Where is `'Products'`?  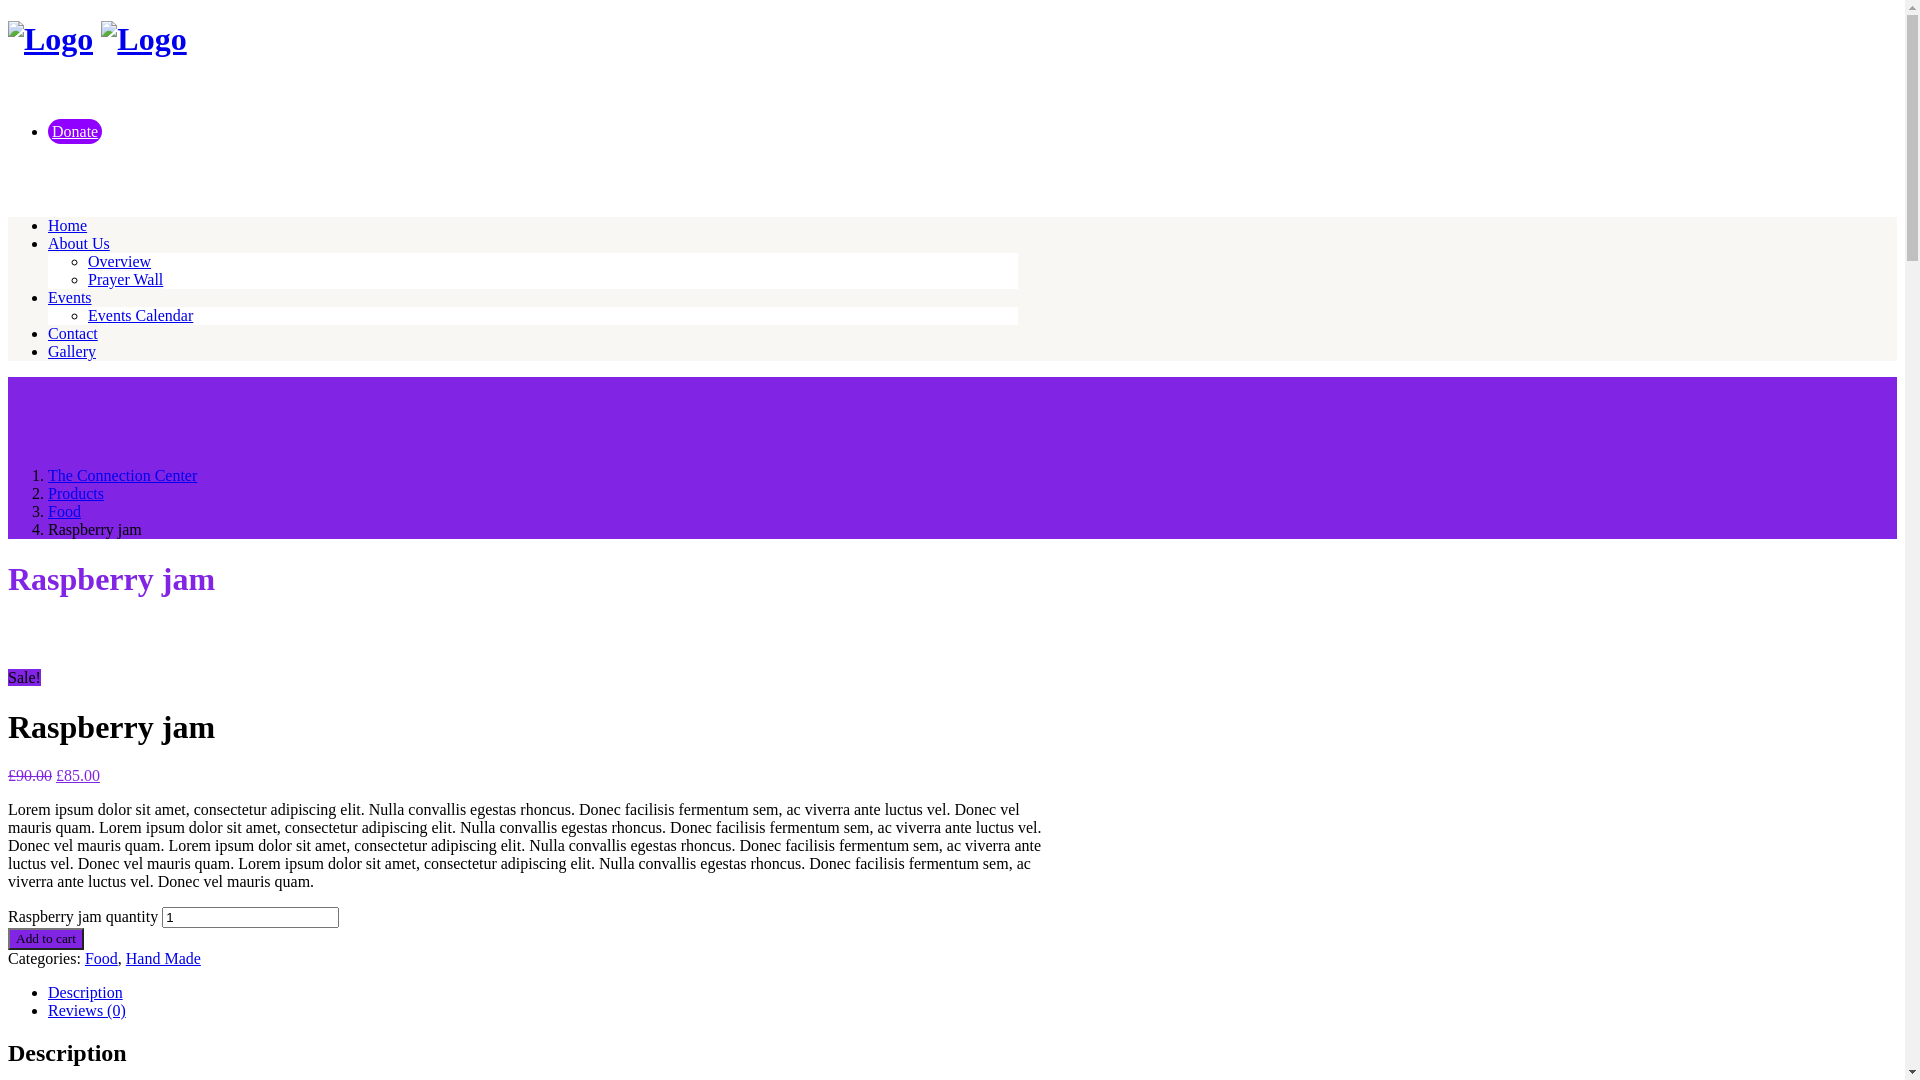 'Products' is located at coordinates (76, 493).